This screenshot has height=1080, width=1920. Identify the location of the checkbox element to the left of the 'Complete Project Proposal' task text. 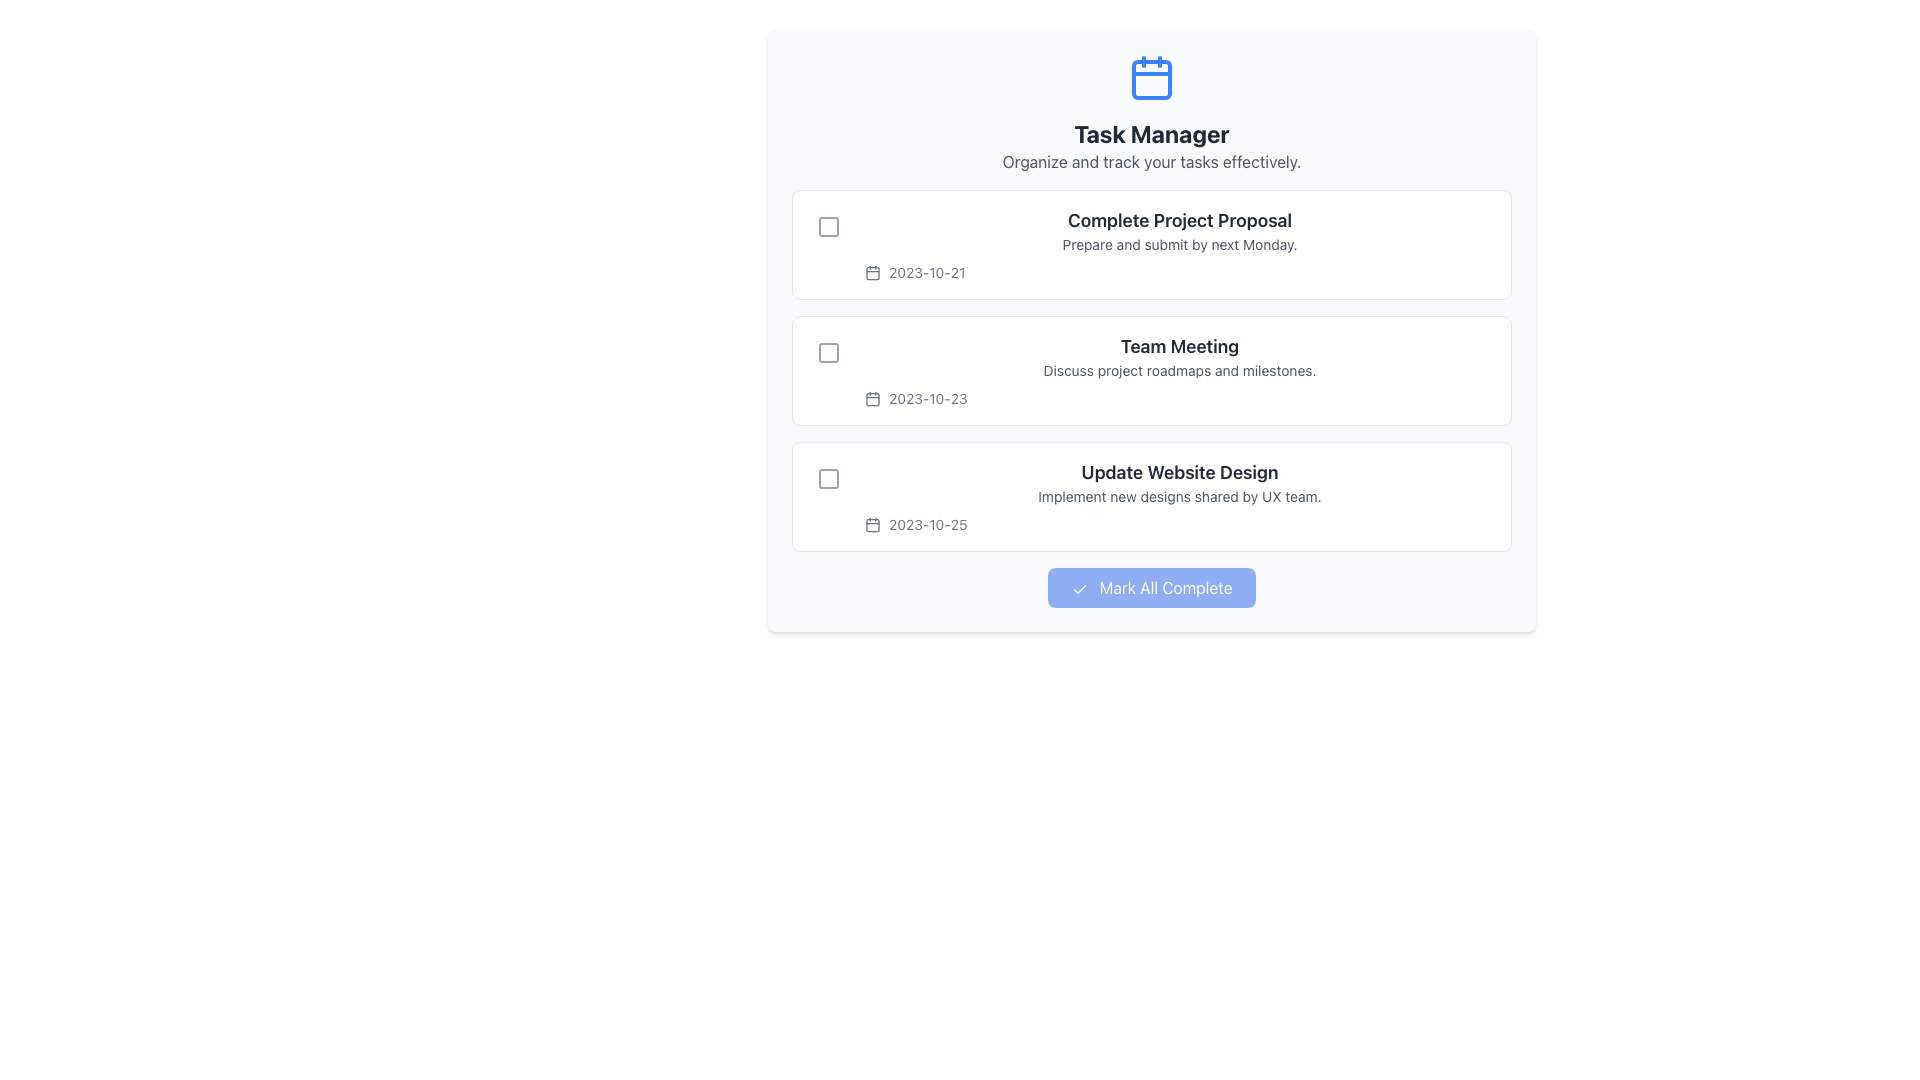
(829, 226).